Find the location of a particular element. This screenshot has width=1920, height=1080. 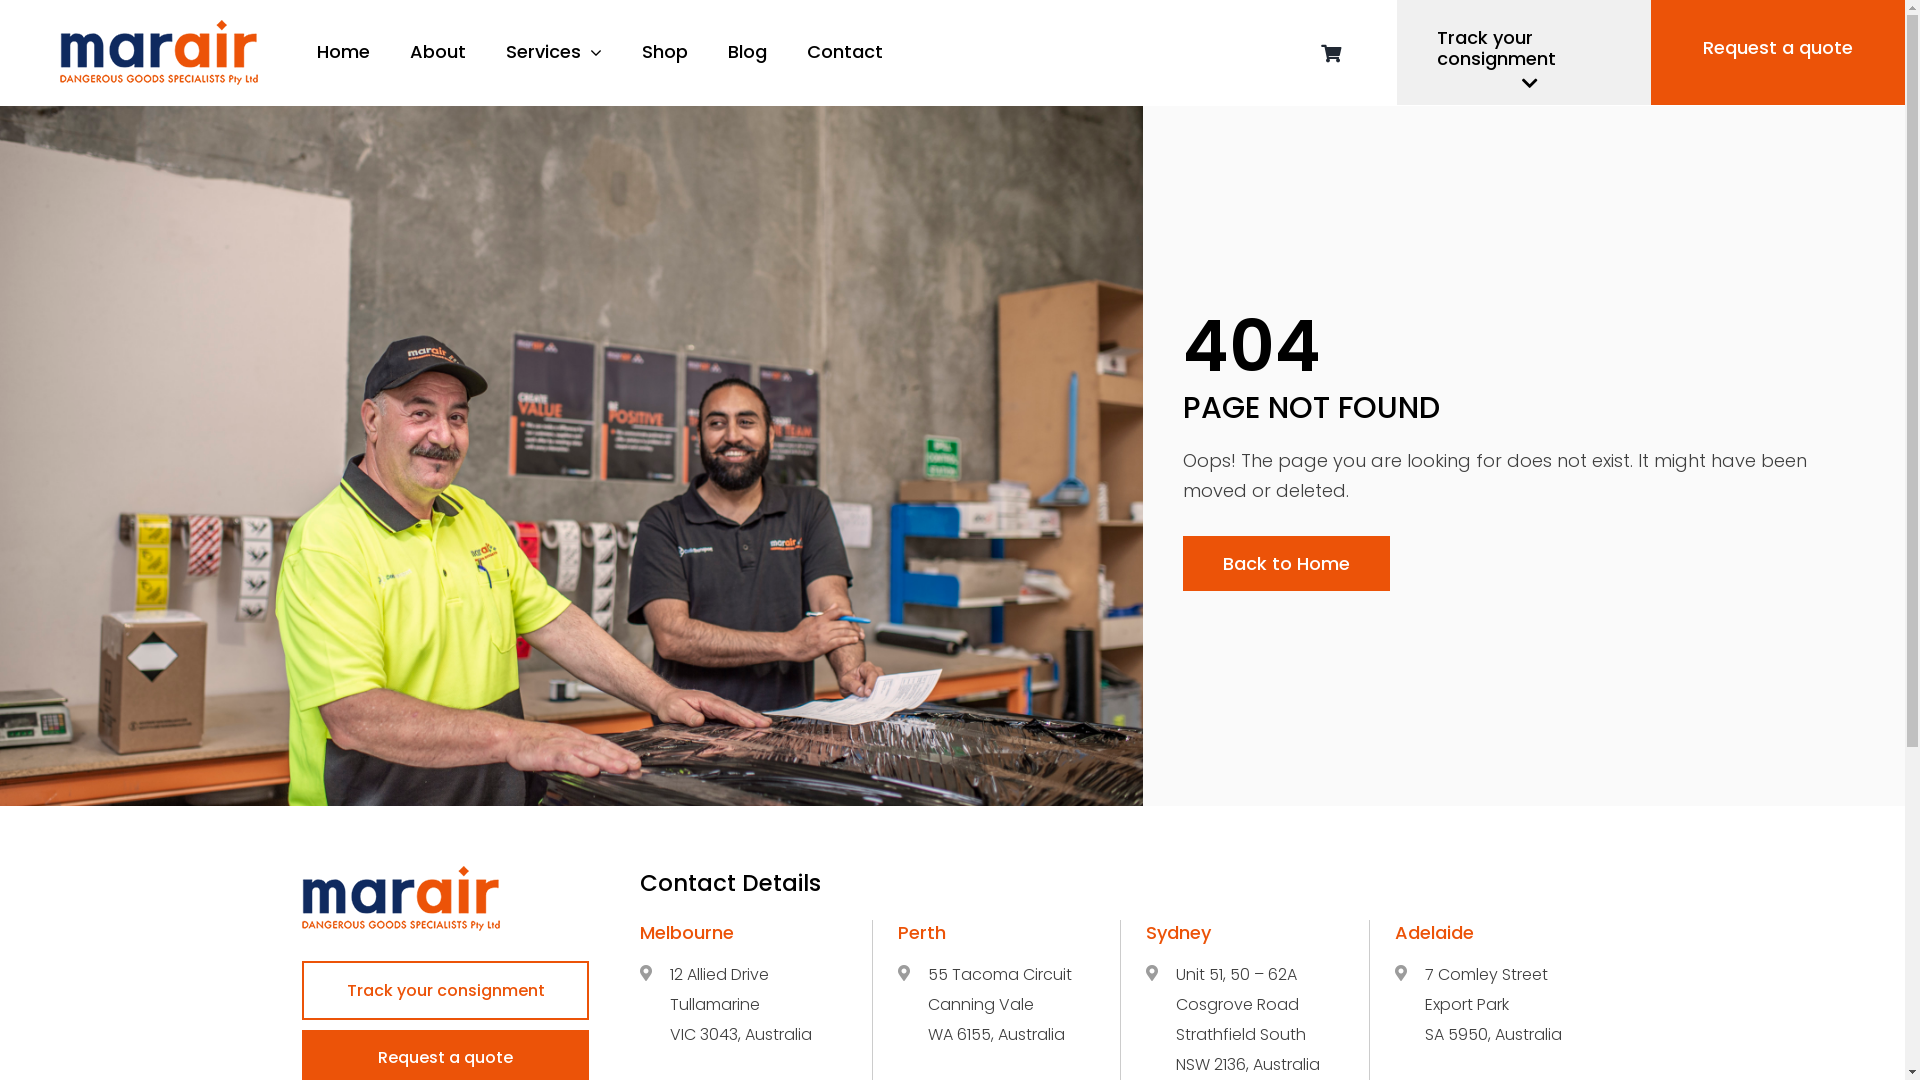

'Contact' is located at coordinates (844, 51).